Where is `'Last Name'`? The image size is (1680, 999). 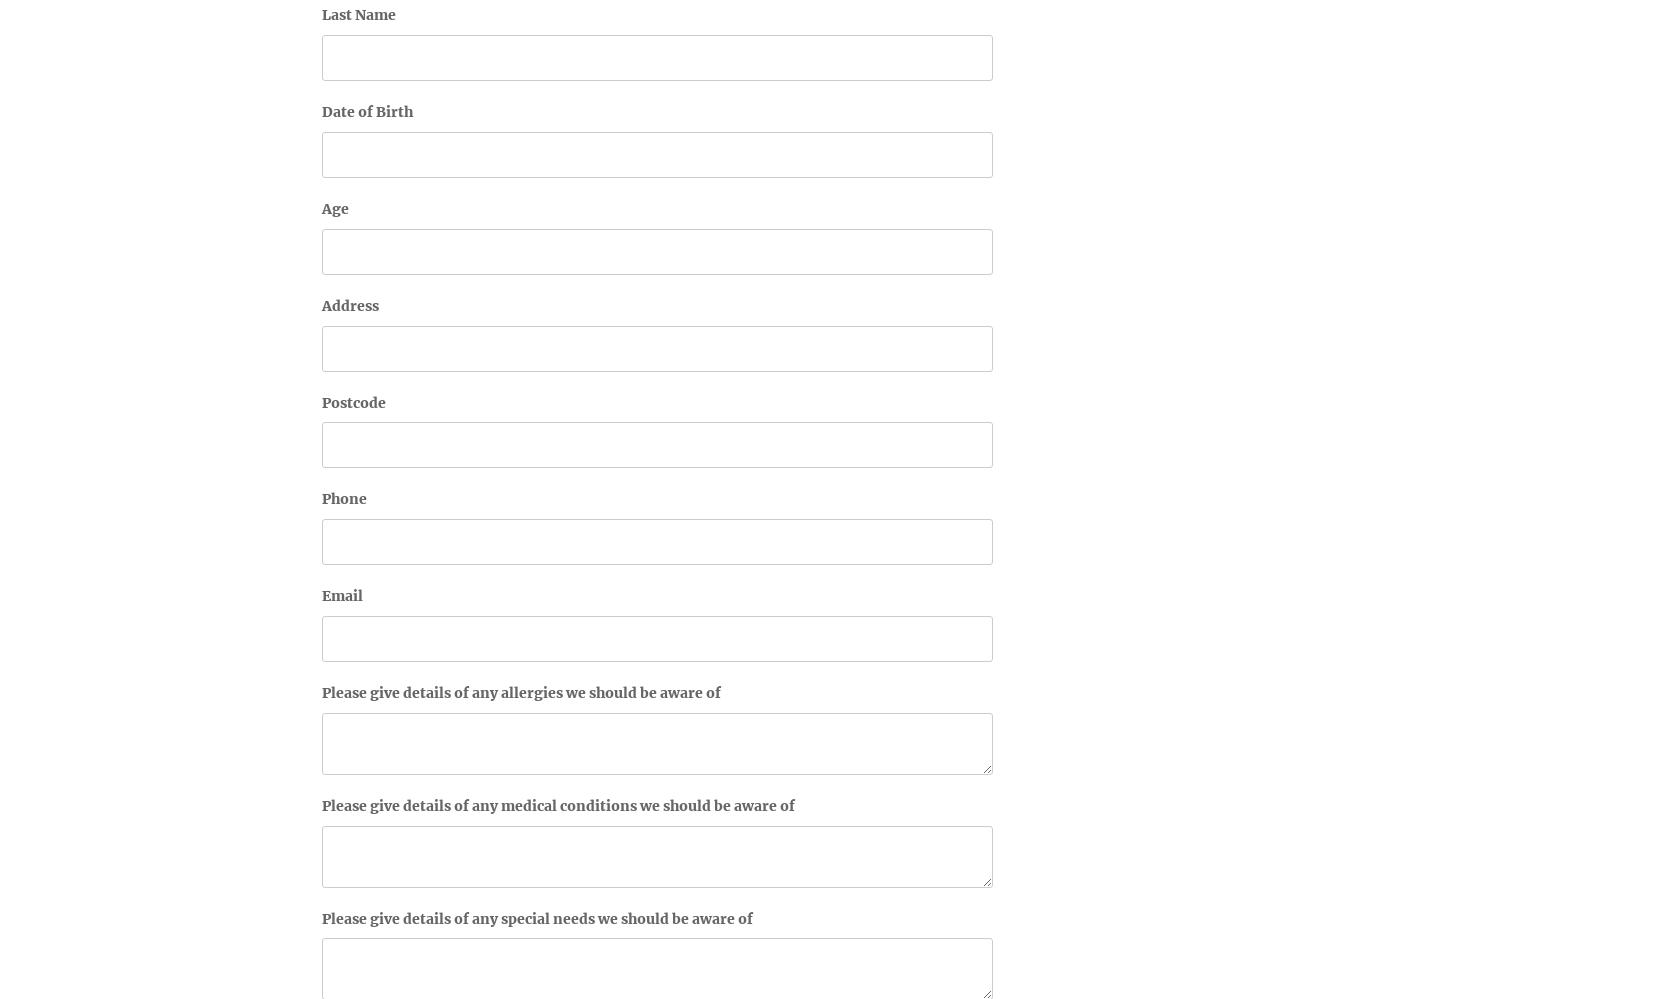 'Last Name' is located at coordinates (359, 14).